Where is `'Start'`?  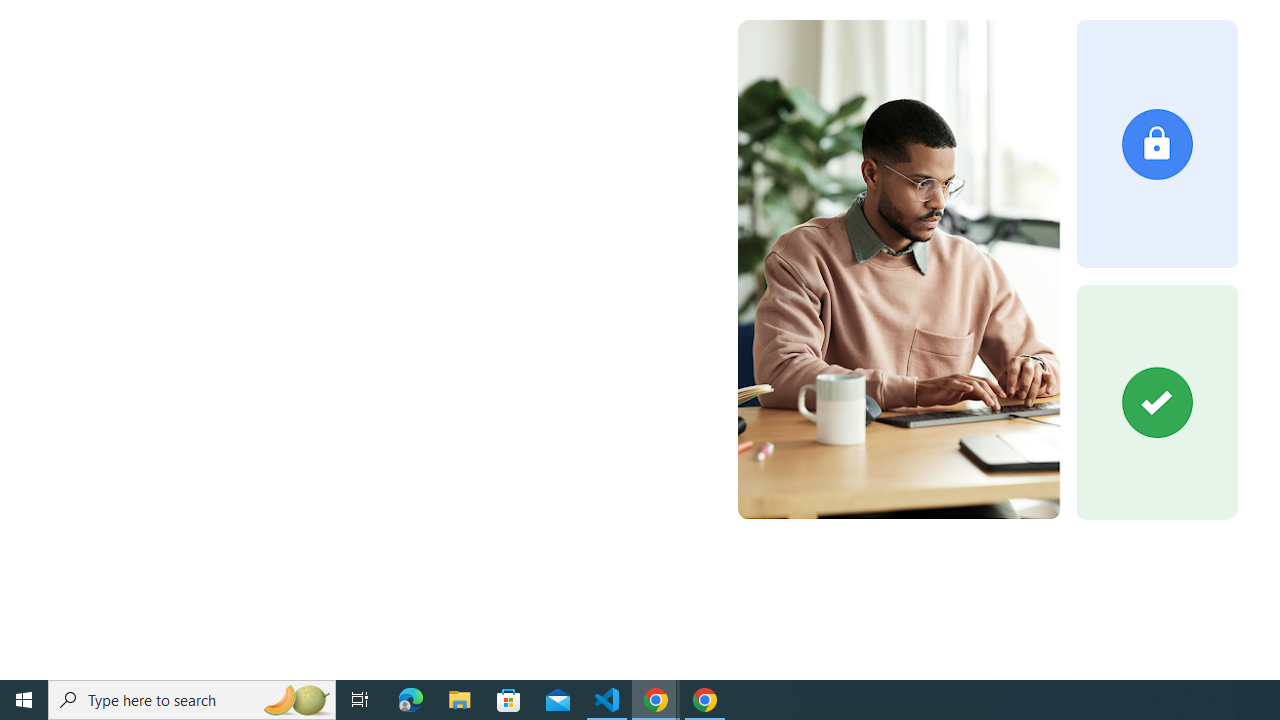
'Start' is located at coordinates (24, 698).